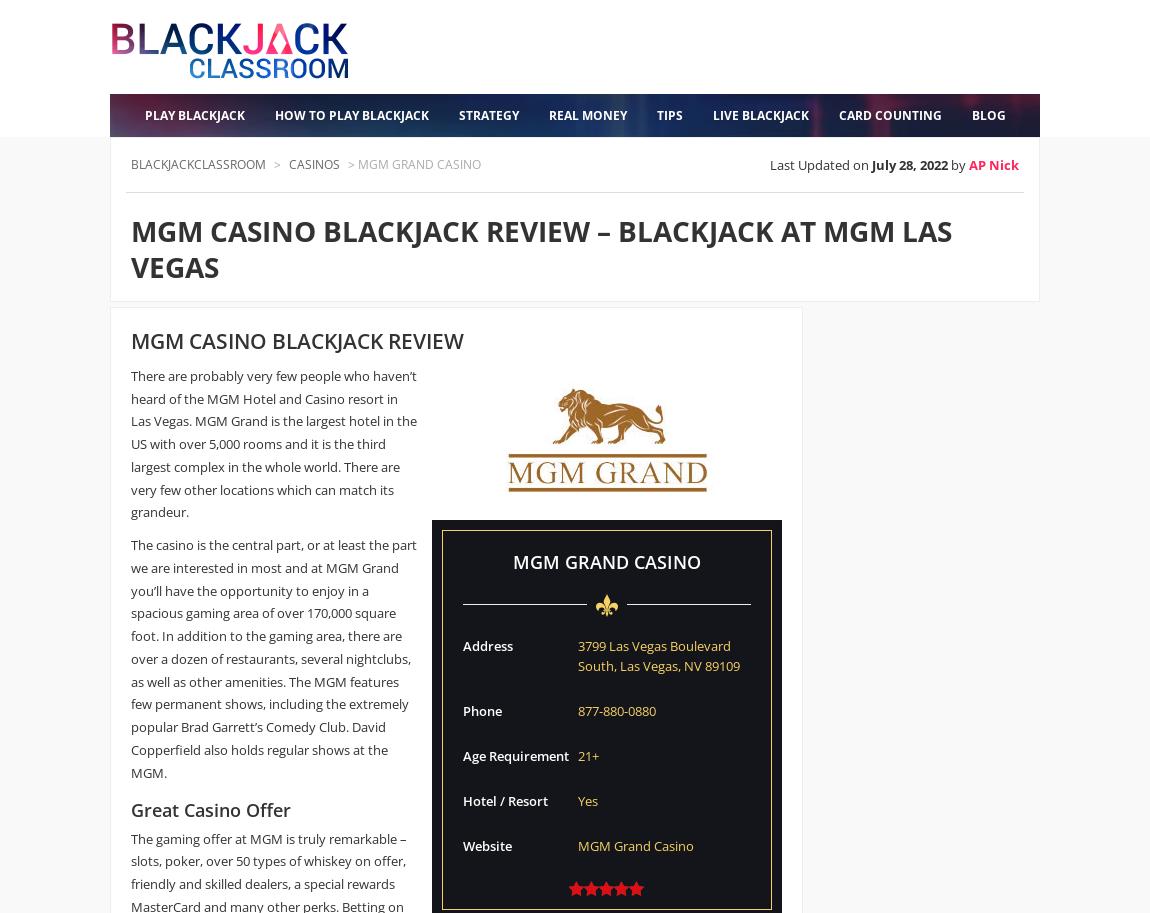 This screenshot has width=1150, height=913. Describe the element at coordinates (586, 755) in the screenshot. I see `'21+'` at that location.